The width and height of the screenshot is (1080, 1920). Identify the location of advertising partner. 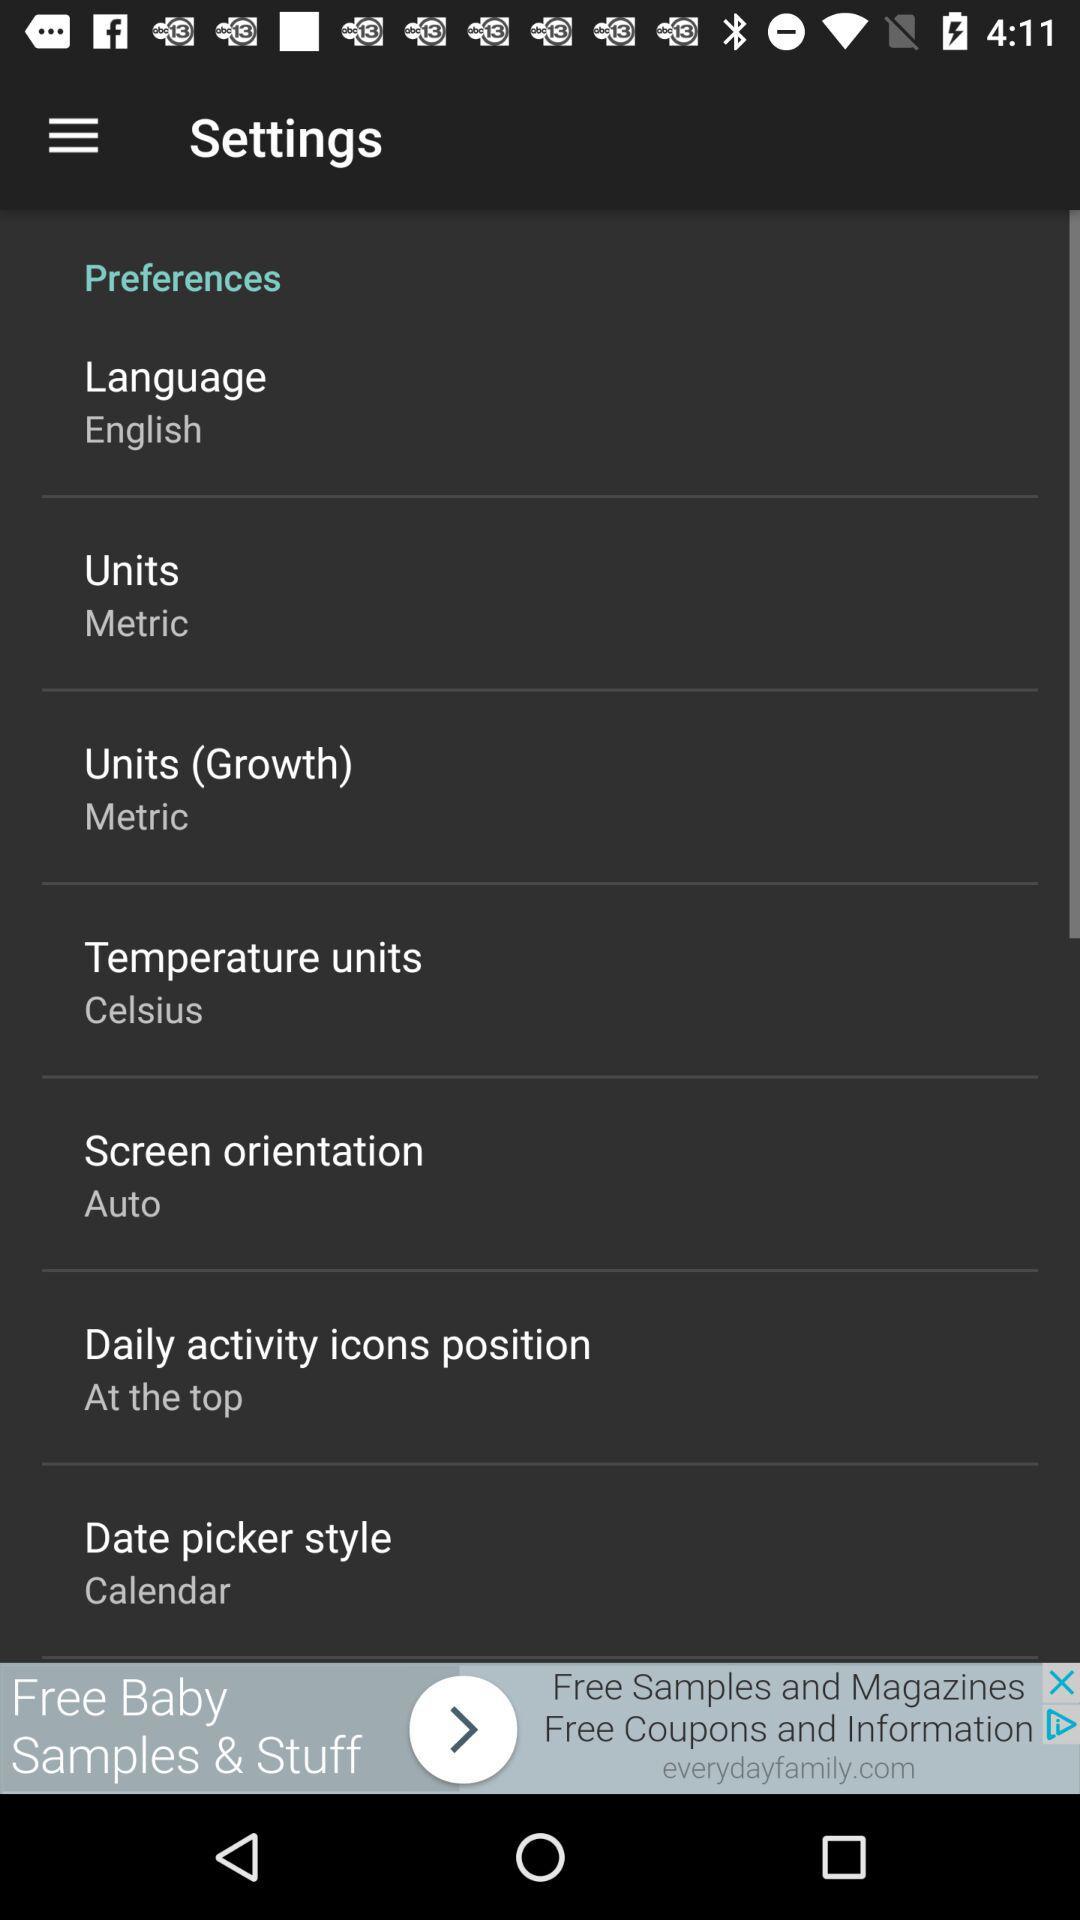
(540, 1727).